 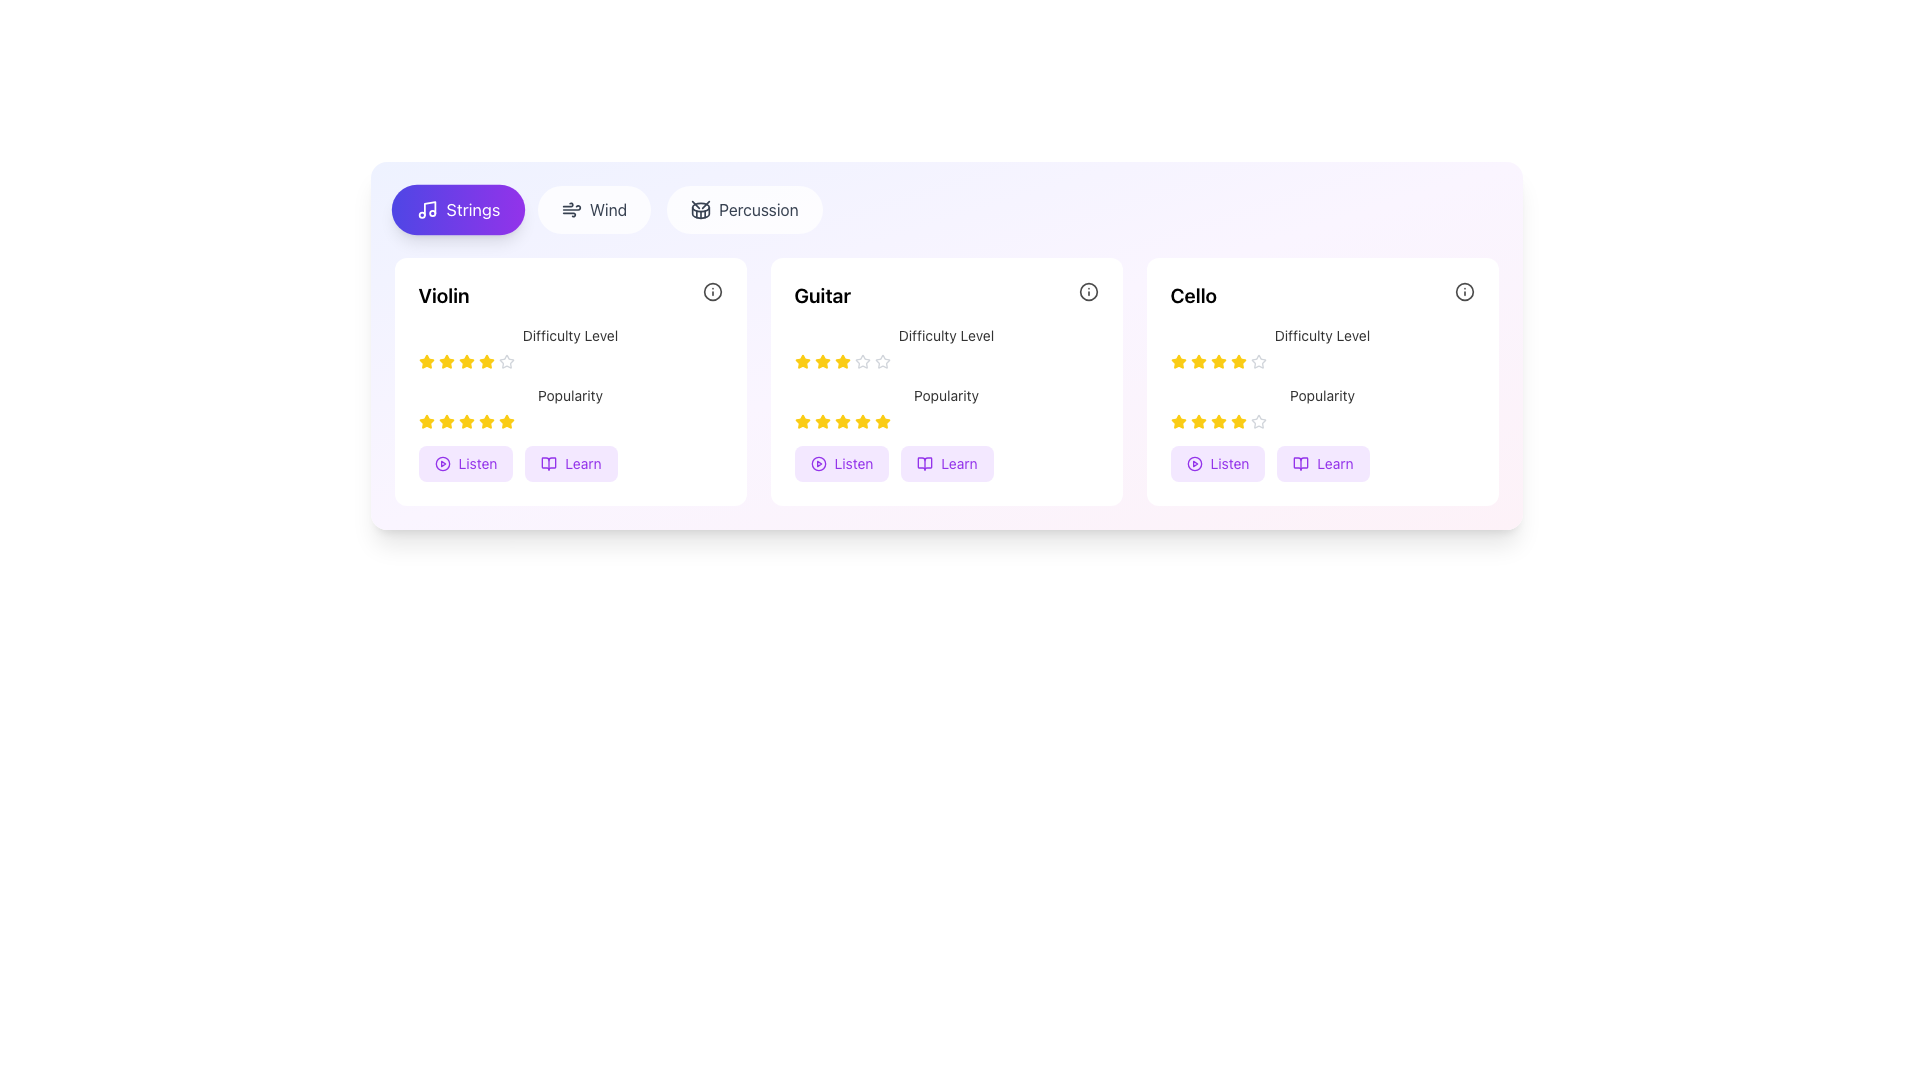 I want to click on the rating displayed by the star icons in the Rating indicator for the item 'Cello', located in the second row of the 'Difficulty Level' section within the card labeled 'Cello', so click(x=1322, y=362).